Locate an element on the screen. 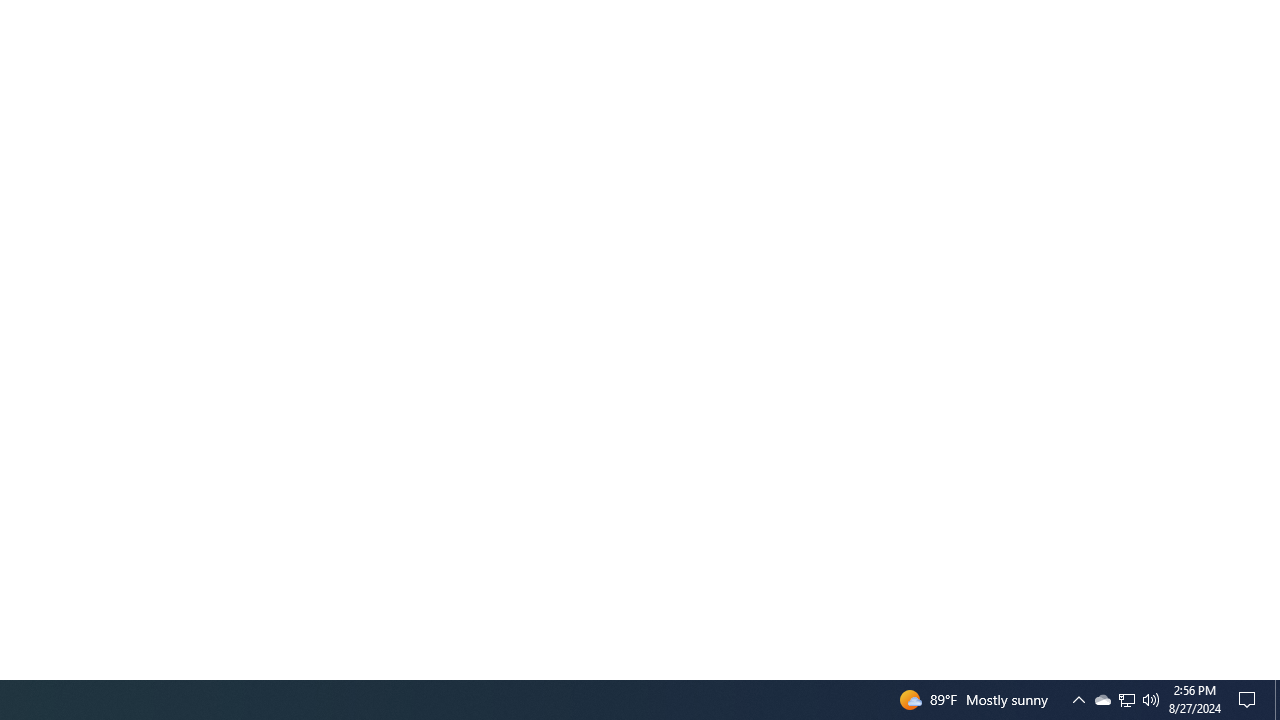 This screenshot has height=720, width=1280. 'Show desktop' is located at coordinates (1276, 698).